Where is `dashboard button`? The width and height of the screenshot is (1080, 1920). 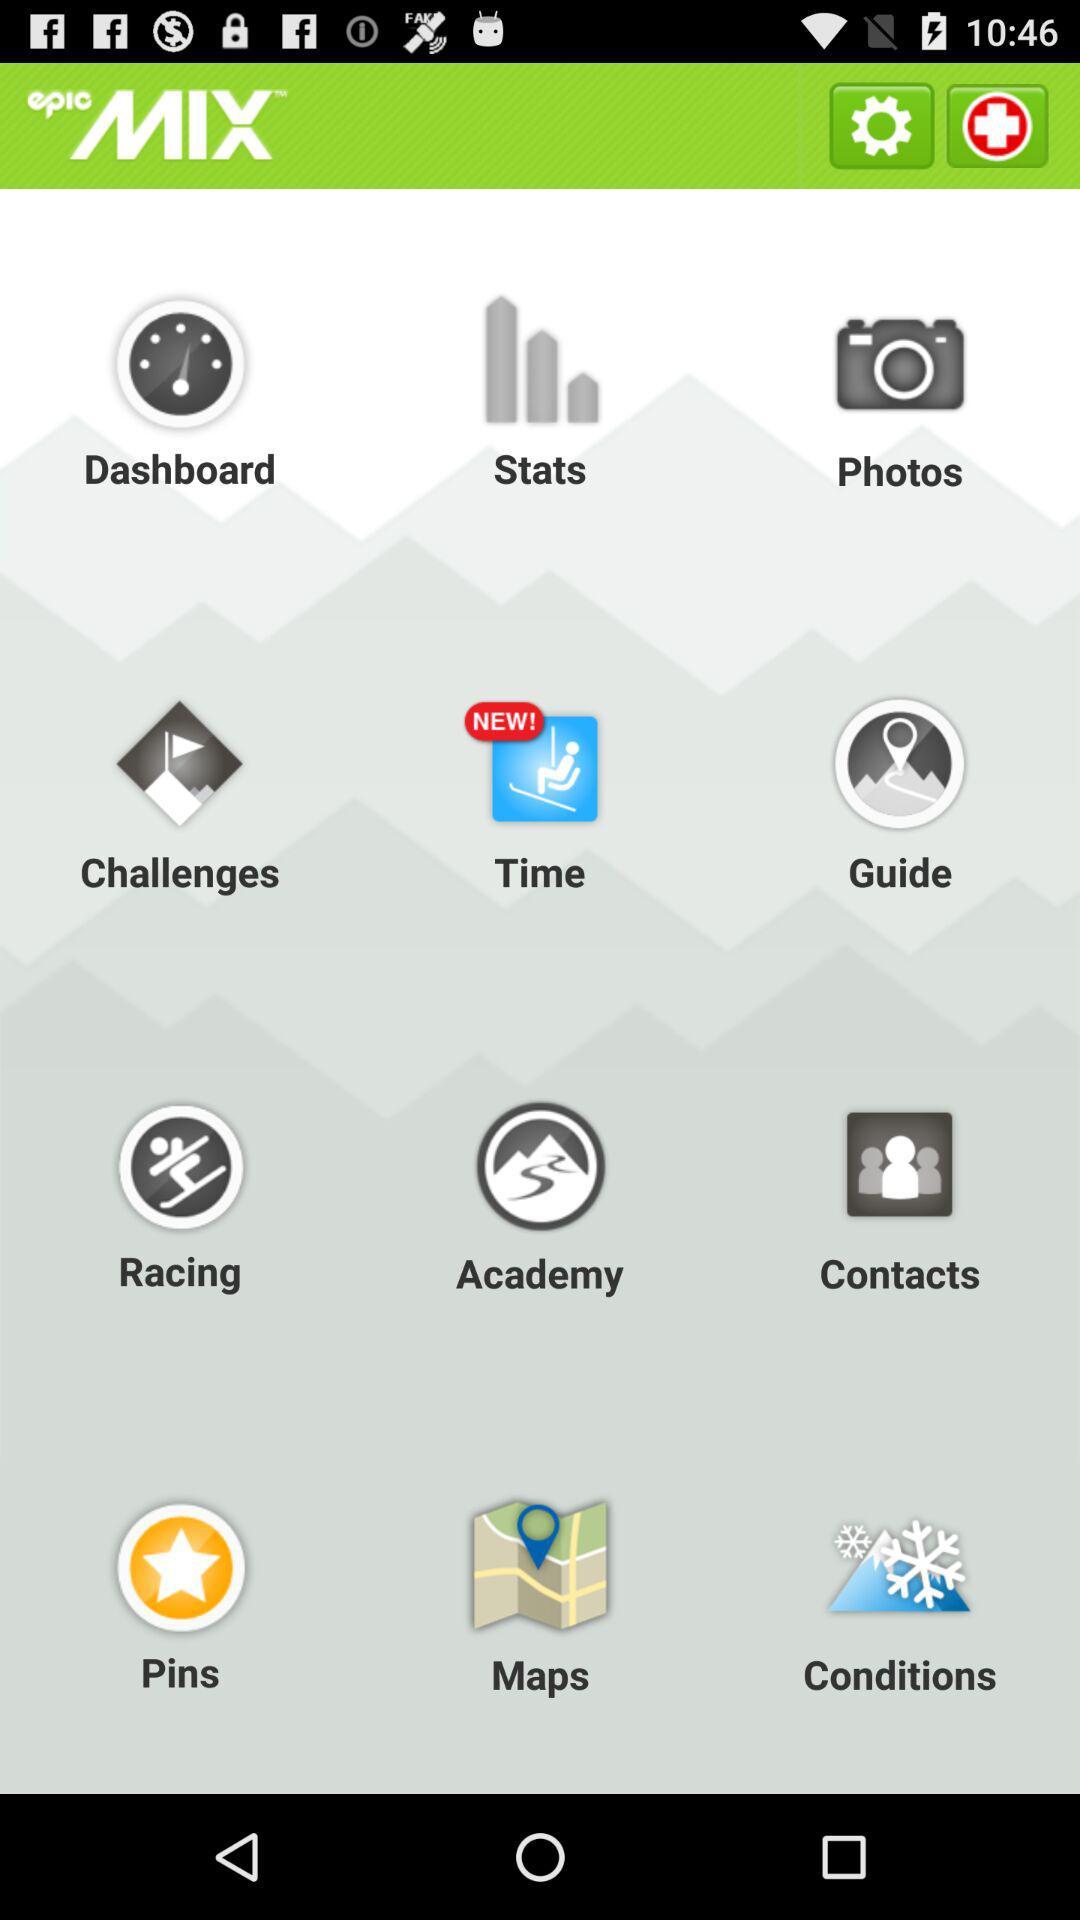 dashboard button is located at coordinates (180, 389).